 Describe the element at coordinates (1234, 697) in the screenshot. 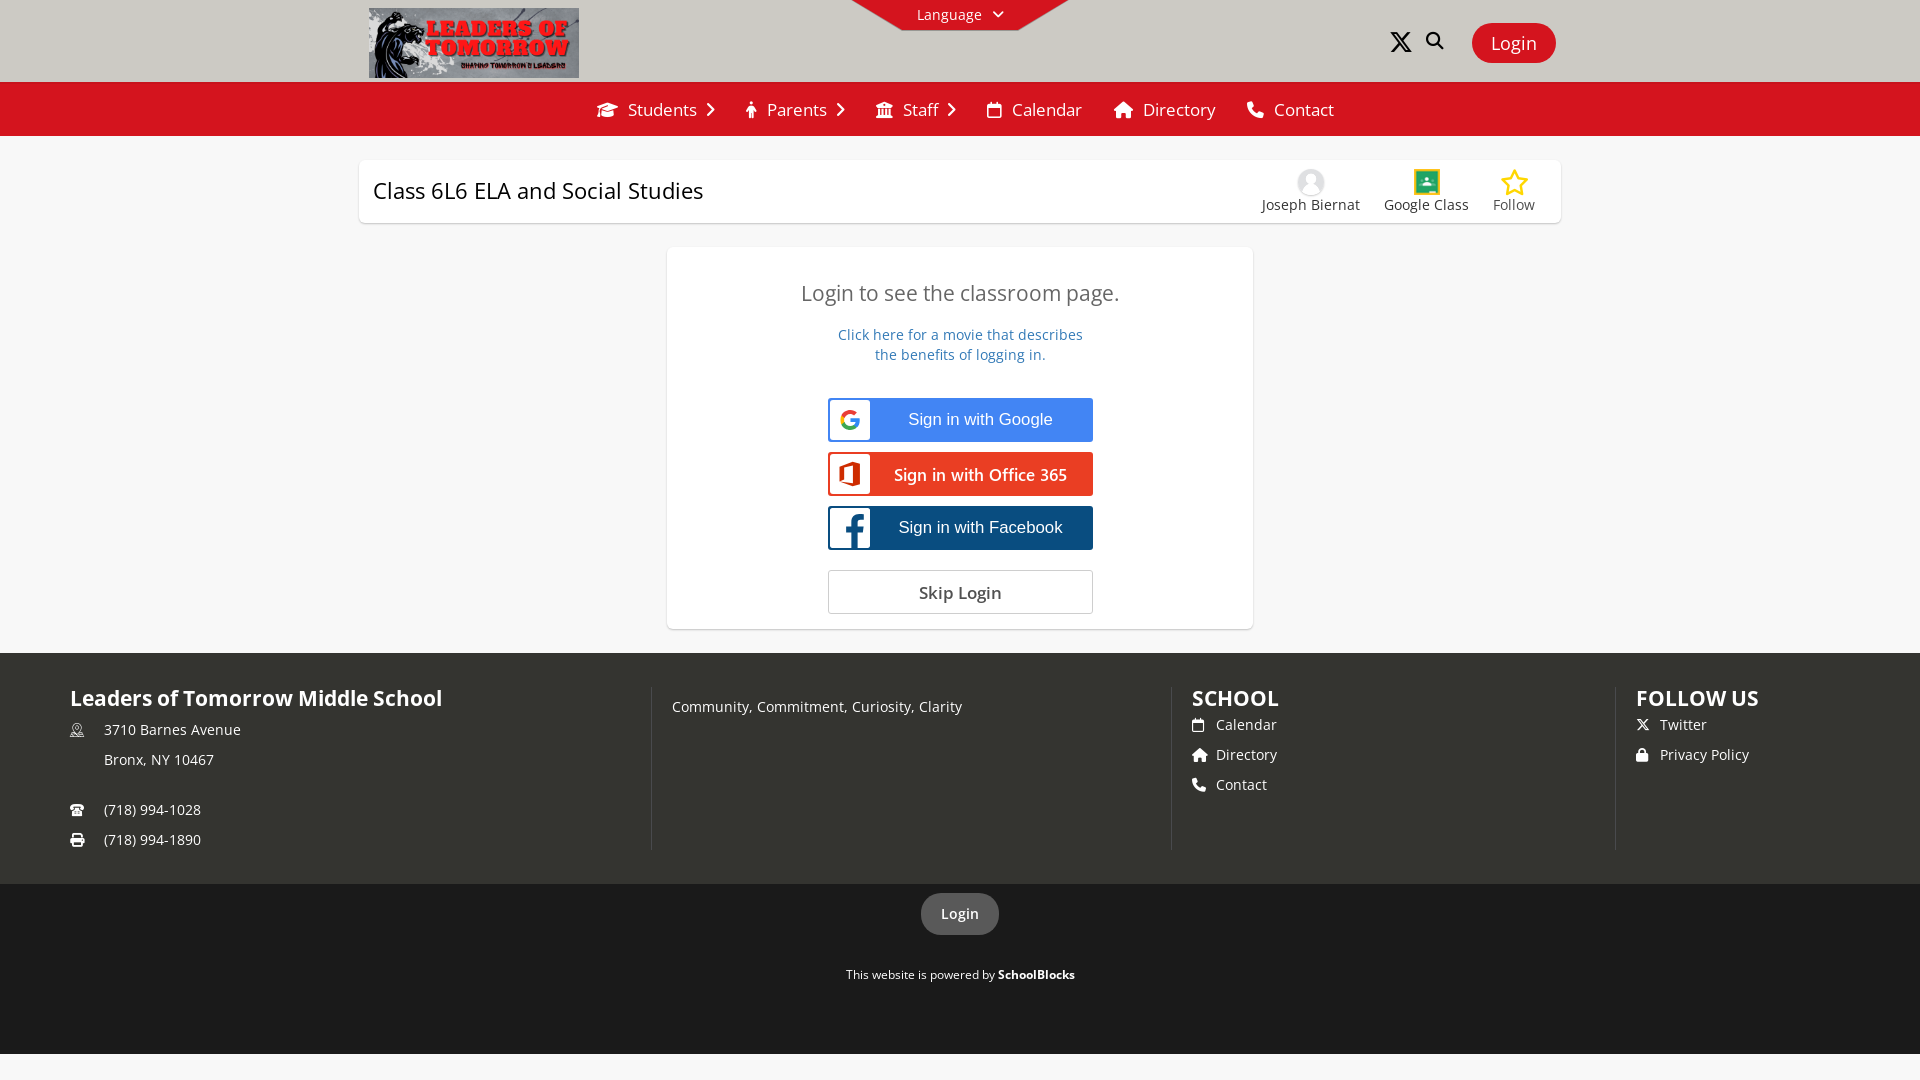

I see `'SCHOOL'` at that location.